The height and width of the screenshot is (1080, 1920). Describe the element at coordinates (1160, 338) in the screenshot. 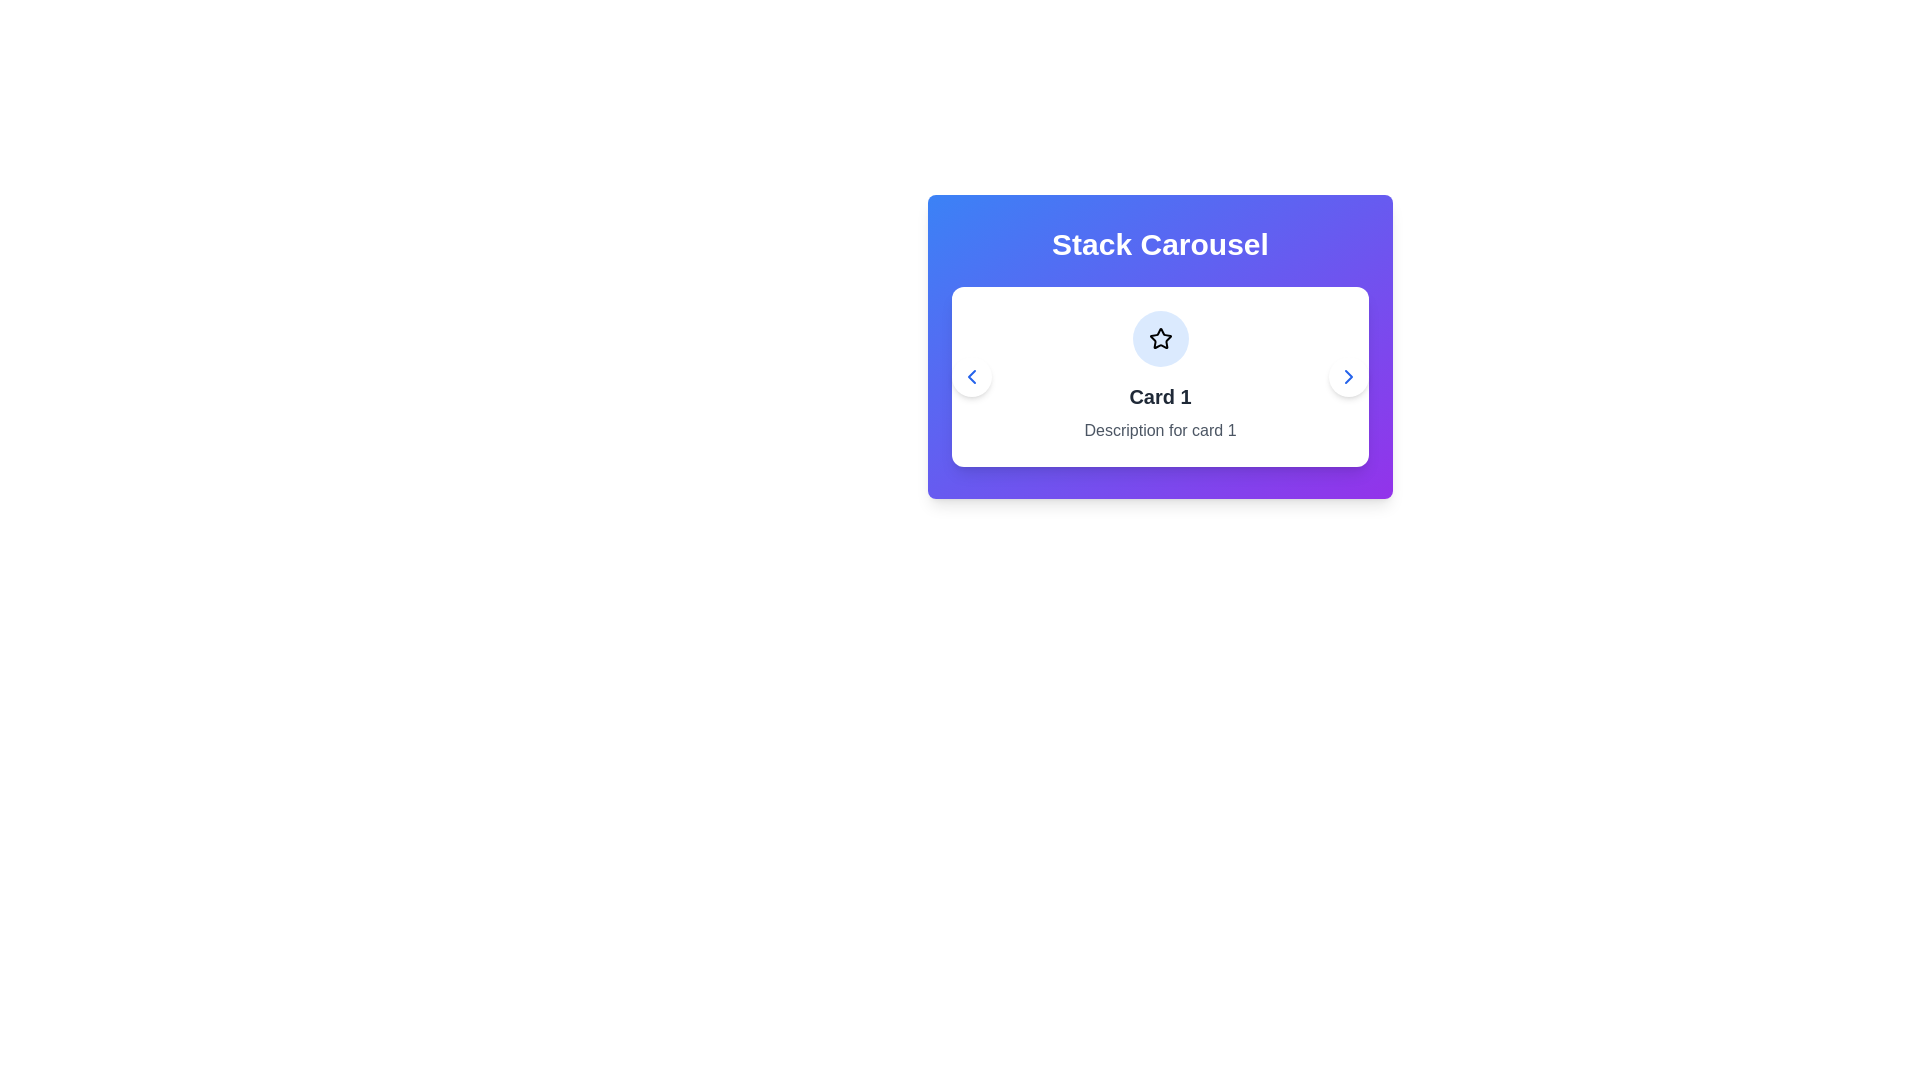

I see `the star-shaped icon with a light blue circular background located in 'Card 1' above the card title` at that location.